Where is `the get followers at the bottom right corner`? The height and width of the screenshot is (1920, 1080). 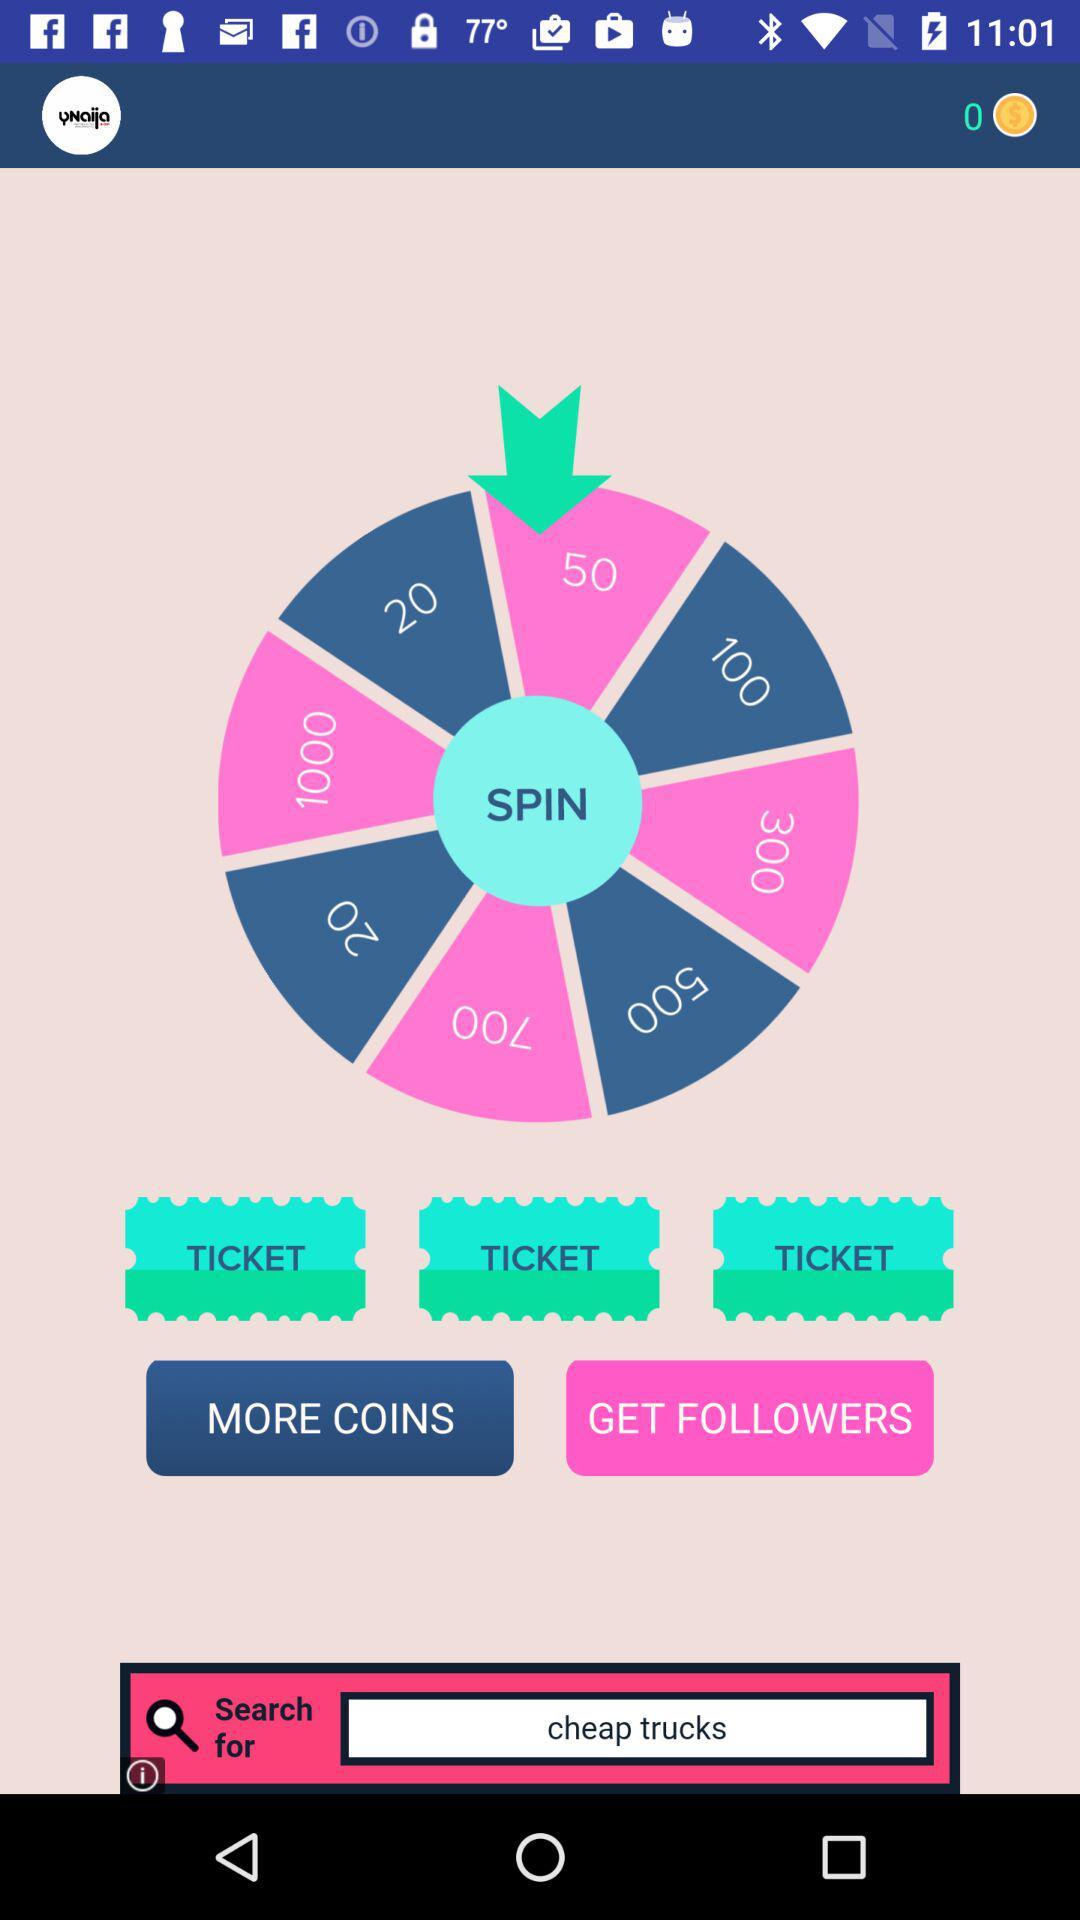 the get followers at the bottom right corner is located at coordinates (749, 1417).